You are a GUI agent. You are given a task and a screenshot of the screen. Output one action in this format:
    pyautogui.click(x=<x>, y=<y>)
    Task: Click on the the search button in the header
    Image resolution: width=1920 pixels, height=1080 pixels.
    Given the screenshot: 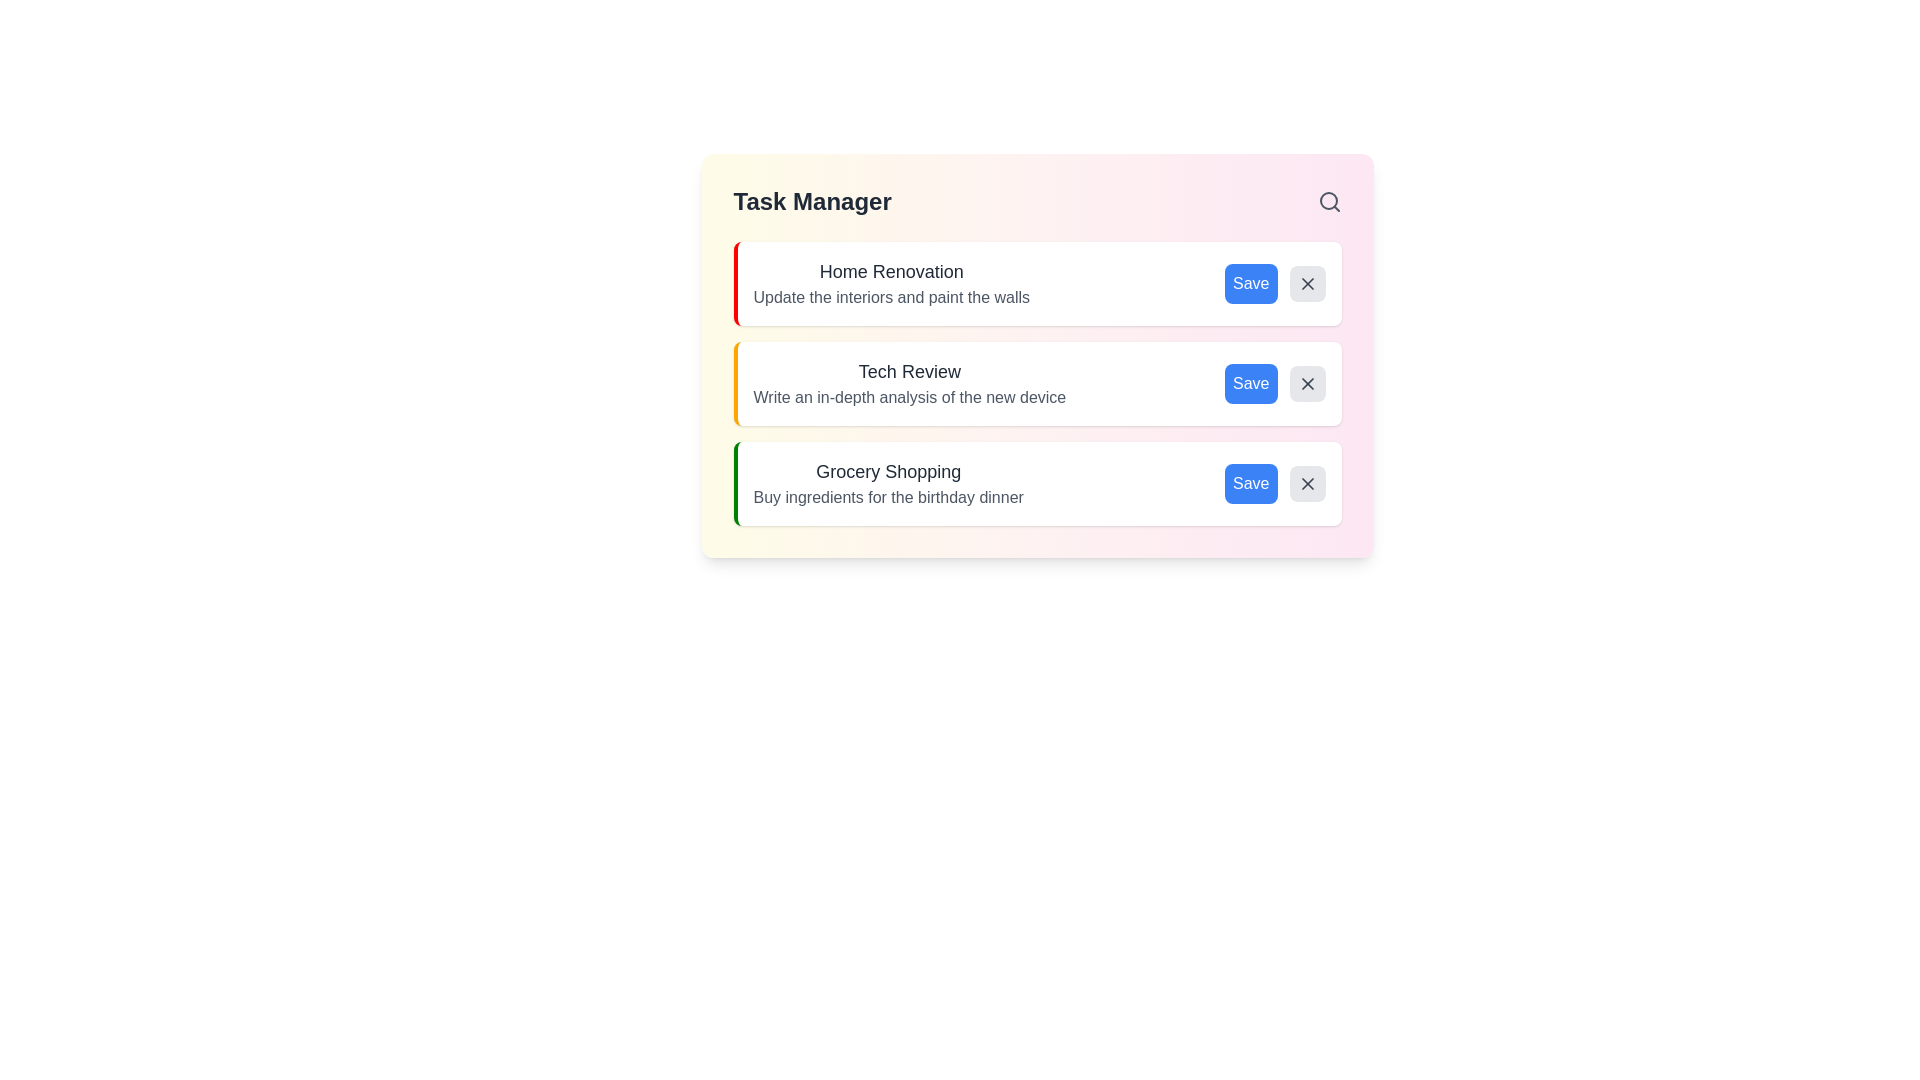 What is the action you would take?
    pyautogui.click(x=1329, y=201)
    